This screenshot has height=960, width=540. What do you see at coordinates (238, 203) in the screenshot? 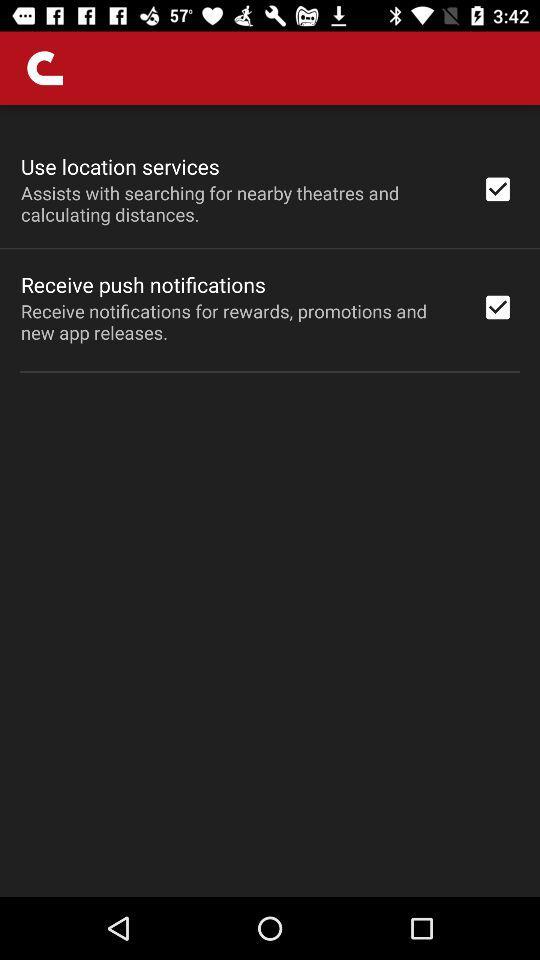
I see `the assists with searching icon` at bounding box center [238, 203].